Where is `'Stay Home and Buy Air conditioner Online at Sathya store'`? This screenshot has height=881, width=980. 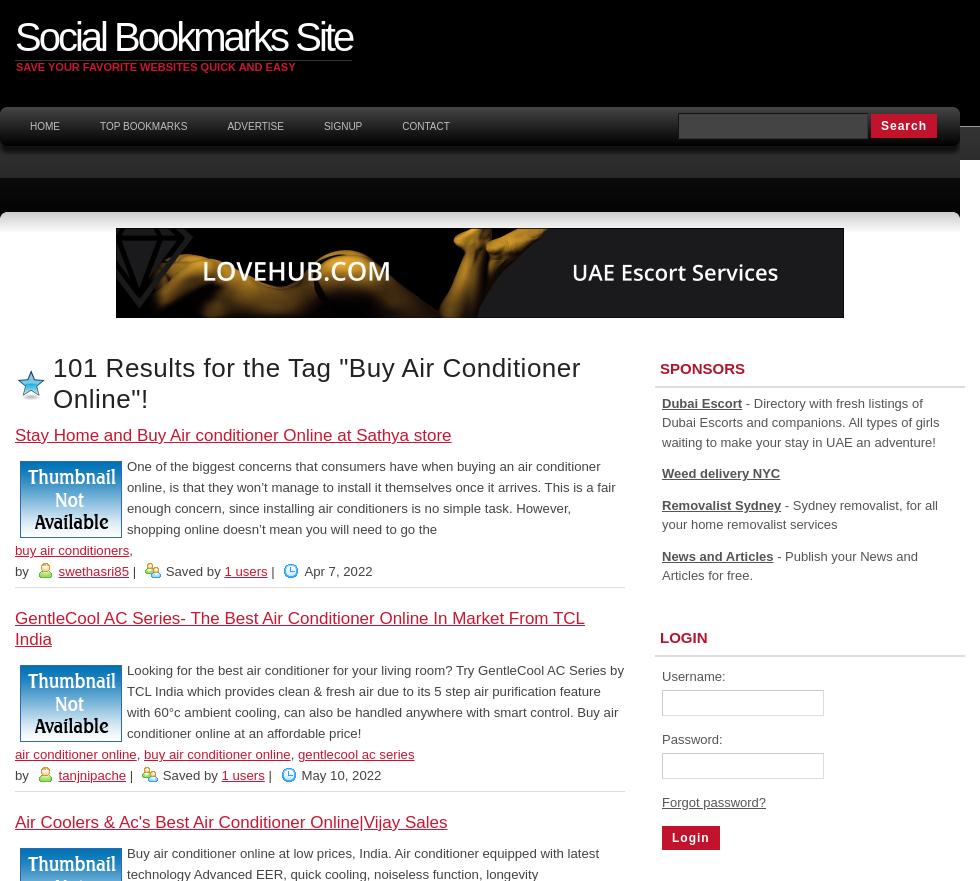
'Stay Home and Buy Air conditioner Online at Sathya store' is located at coordinates (233, 434).